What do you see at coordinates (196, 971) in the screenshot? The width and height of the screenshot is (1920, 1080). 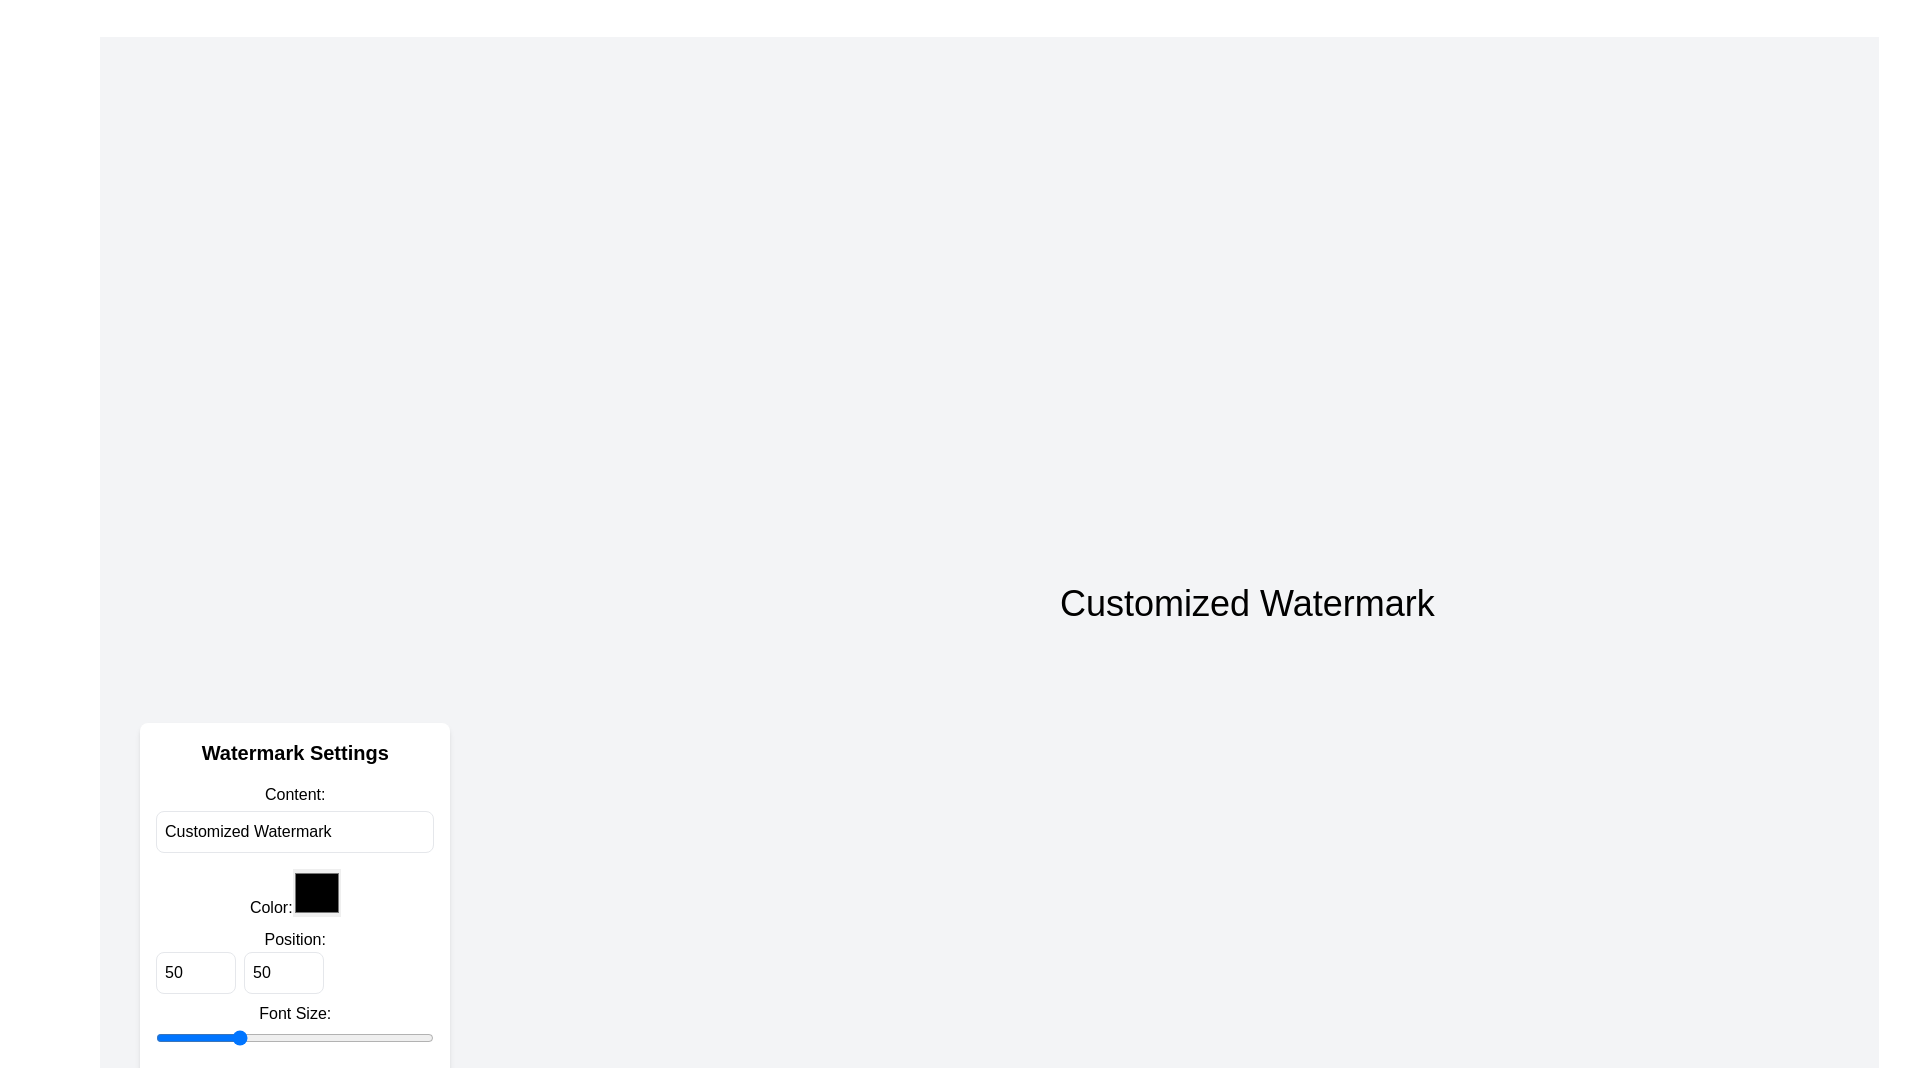 I see `the number input field with the value '50', which has a light border and slightly rounded corners` at bounding box center [196, 971].